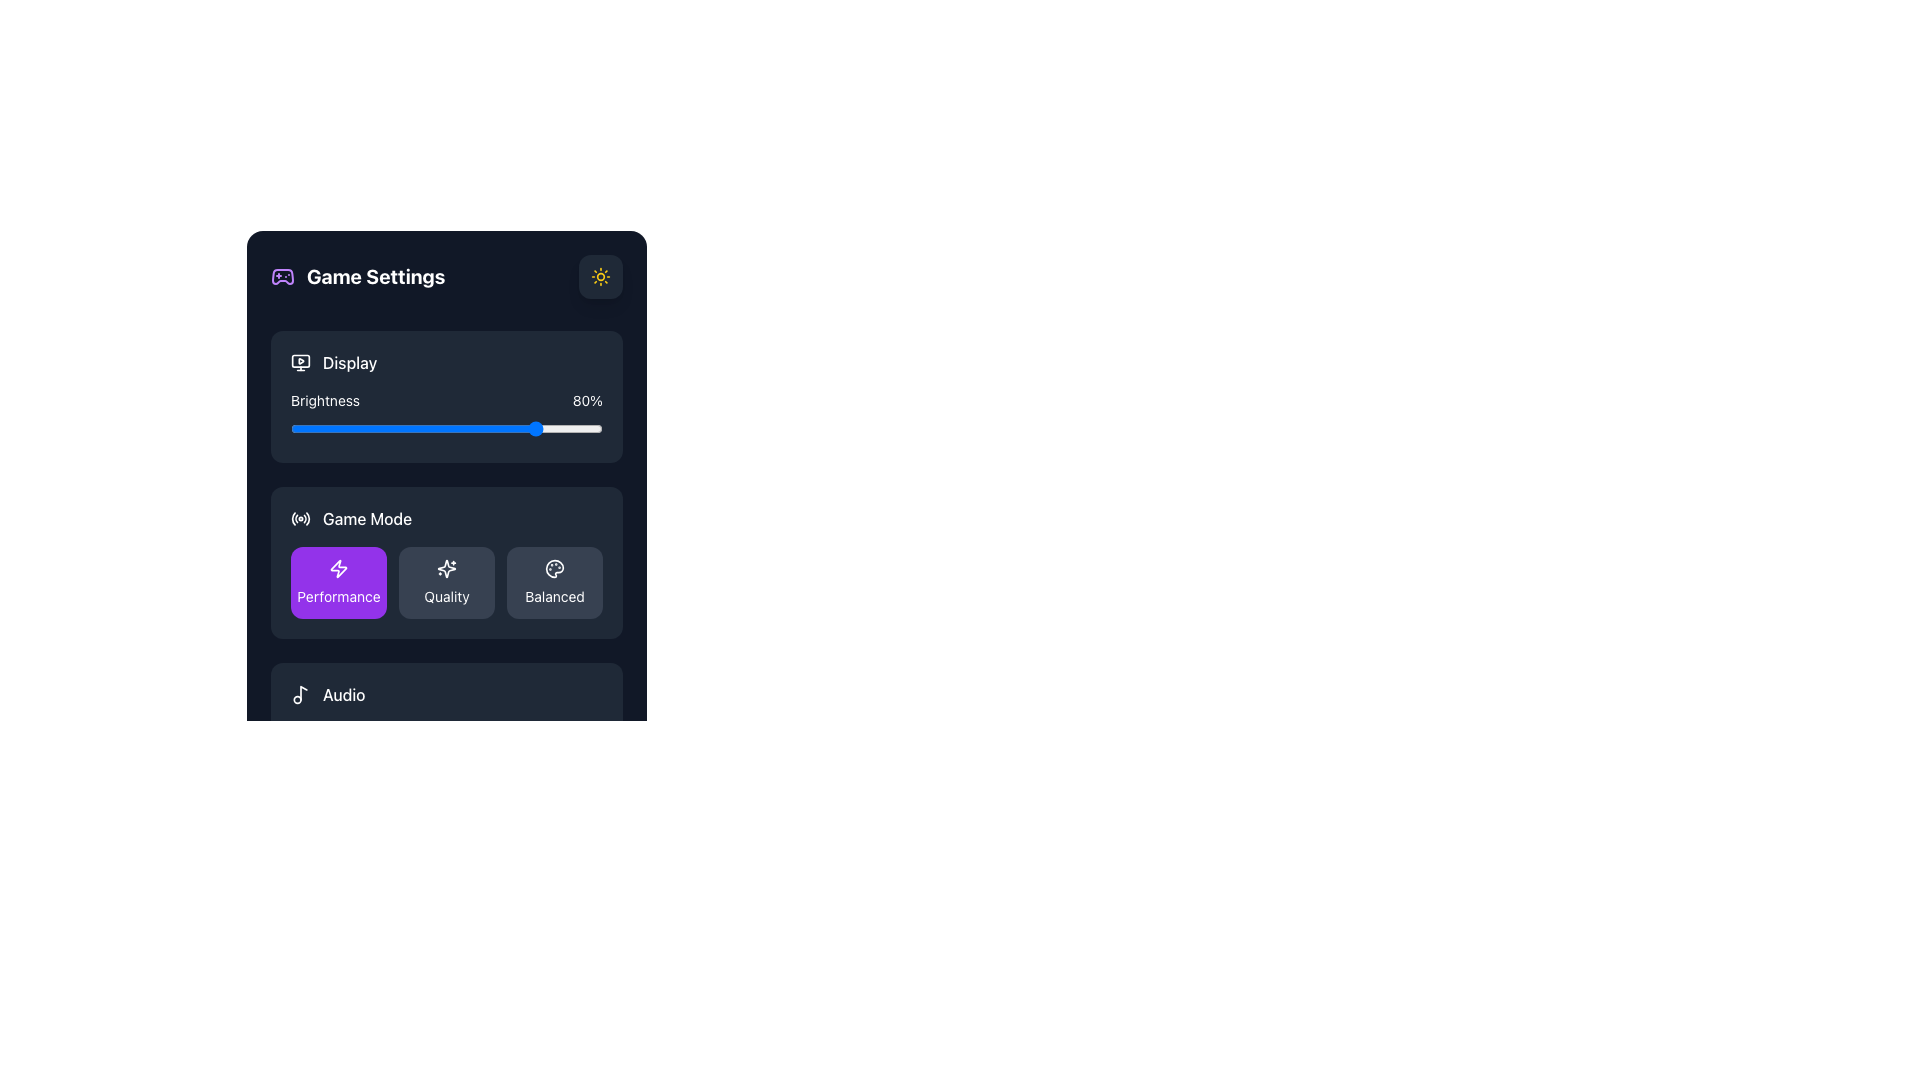 The image size is (1920, 1080). Describe the element at coordinates (599, 277) in the screenshot. I see `the button with a rounded rectangular shape, dark gray background, and a yellow sun icon located` at that location.